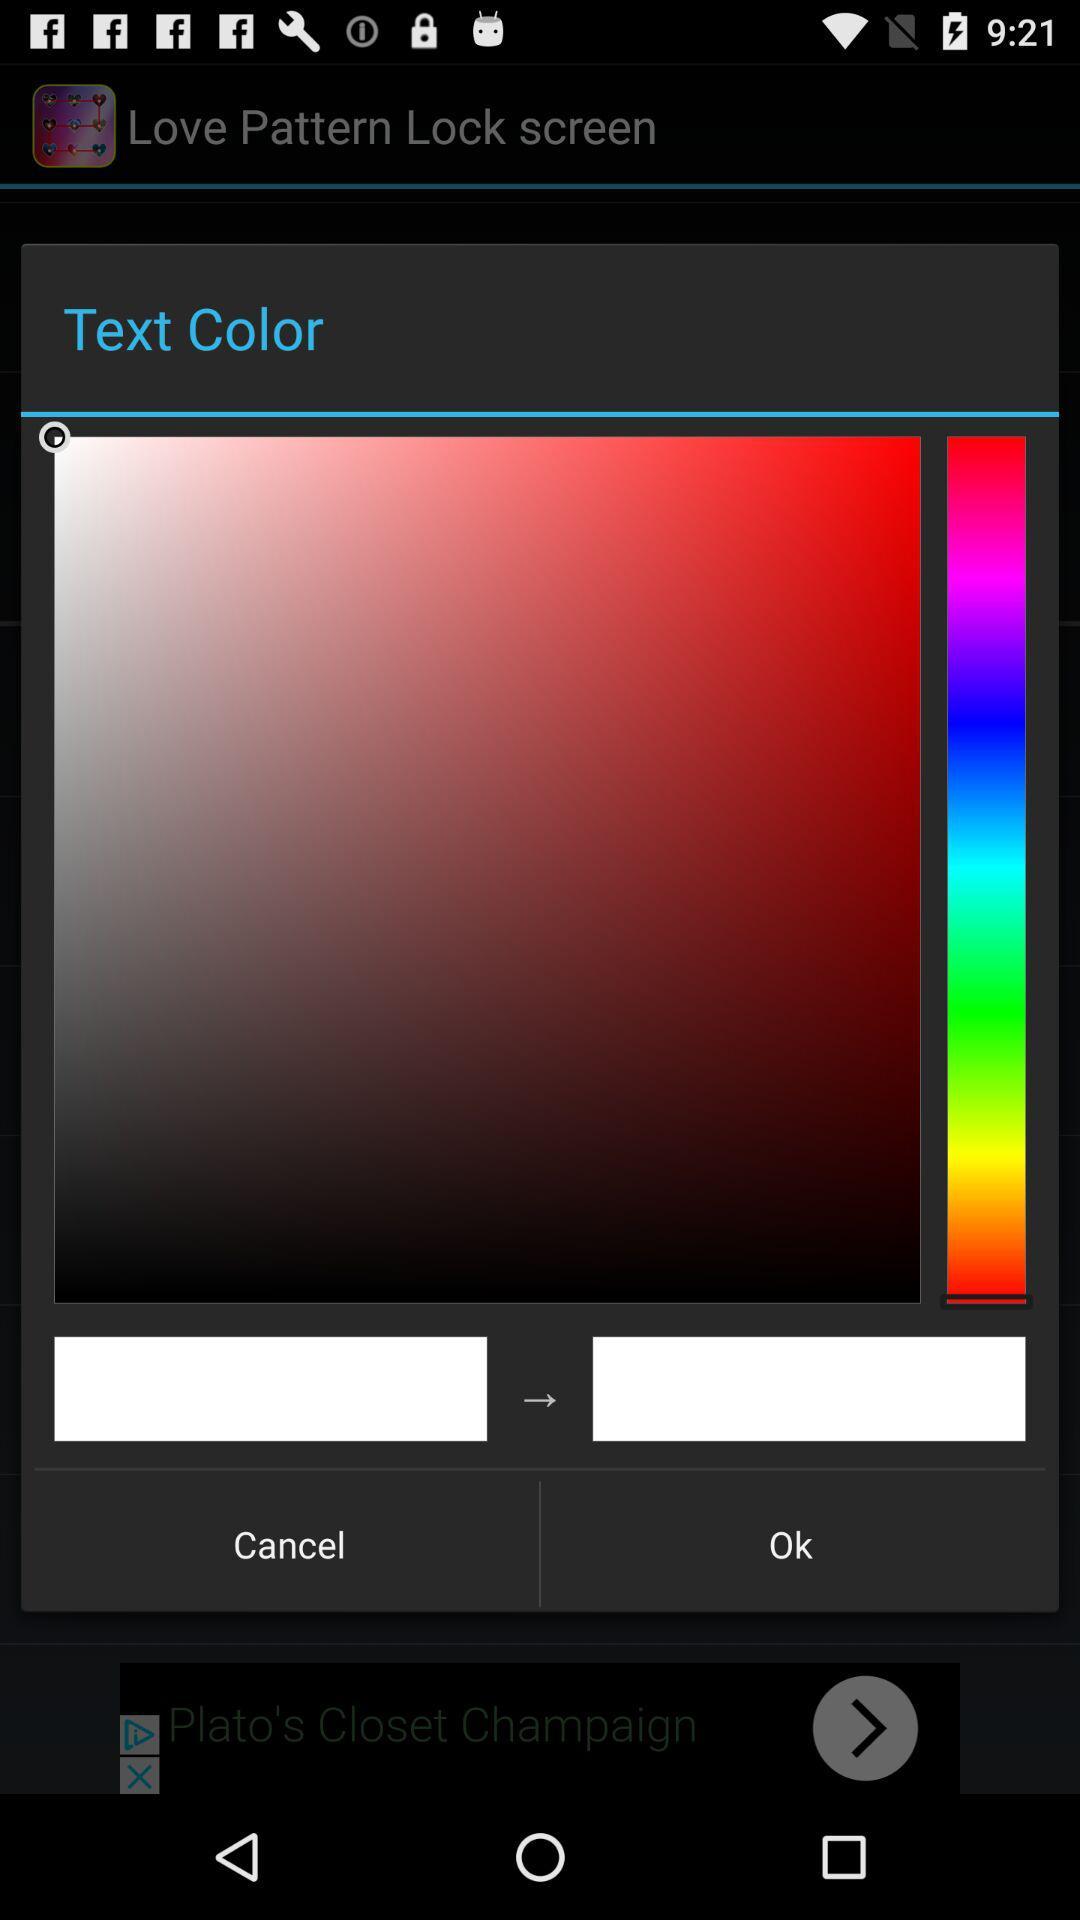 Image resolution: width=1080 pixels, height=1920 pixels. Describe the element at coordinates (789, 1543) in the screenshot. I see `the item next to cancel icon` at that location.